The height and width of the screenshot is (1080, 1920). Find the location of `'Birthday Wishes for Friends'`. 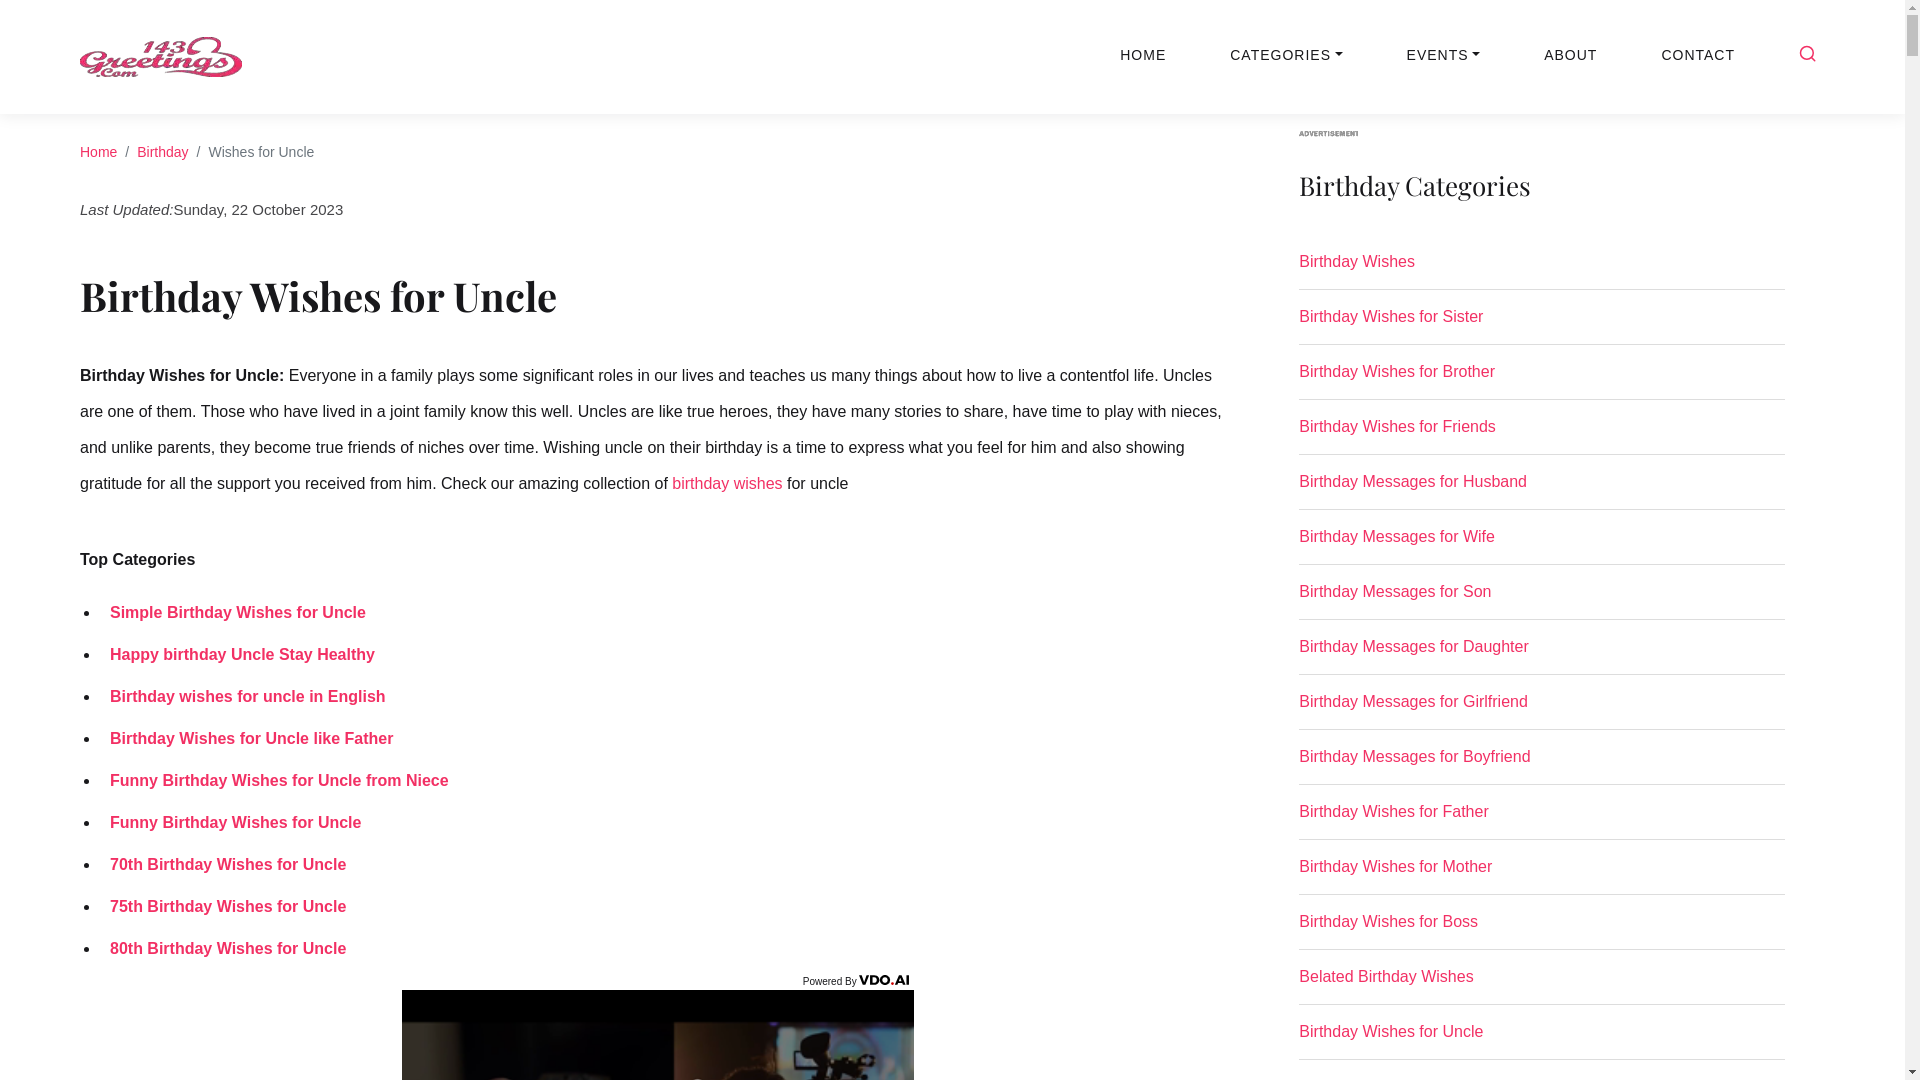

'Birthday Wishes for Friends' is located at coordinates (1299, 434).